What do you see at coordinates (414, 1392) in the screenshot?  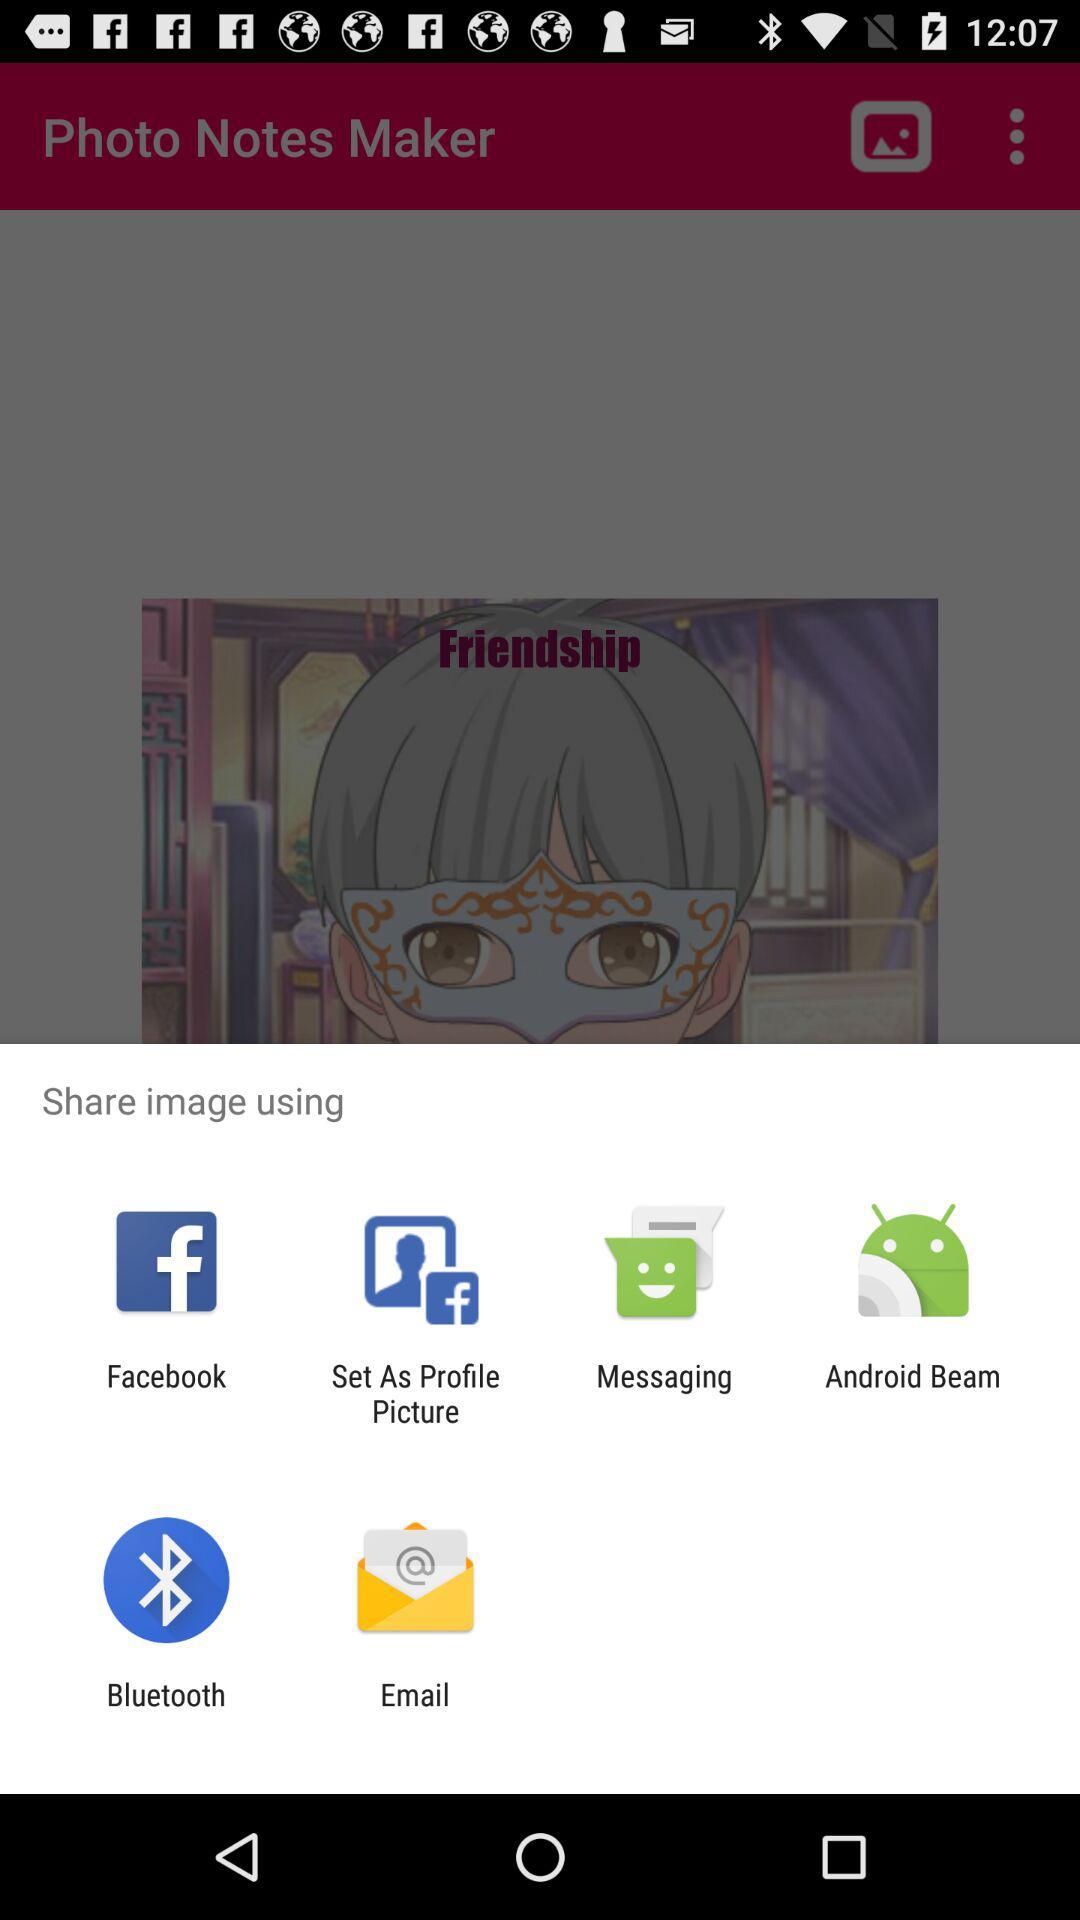 I see `the set as profile icon` at bounding box center [414, 1392].